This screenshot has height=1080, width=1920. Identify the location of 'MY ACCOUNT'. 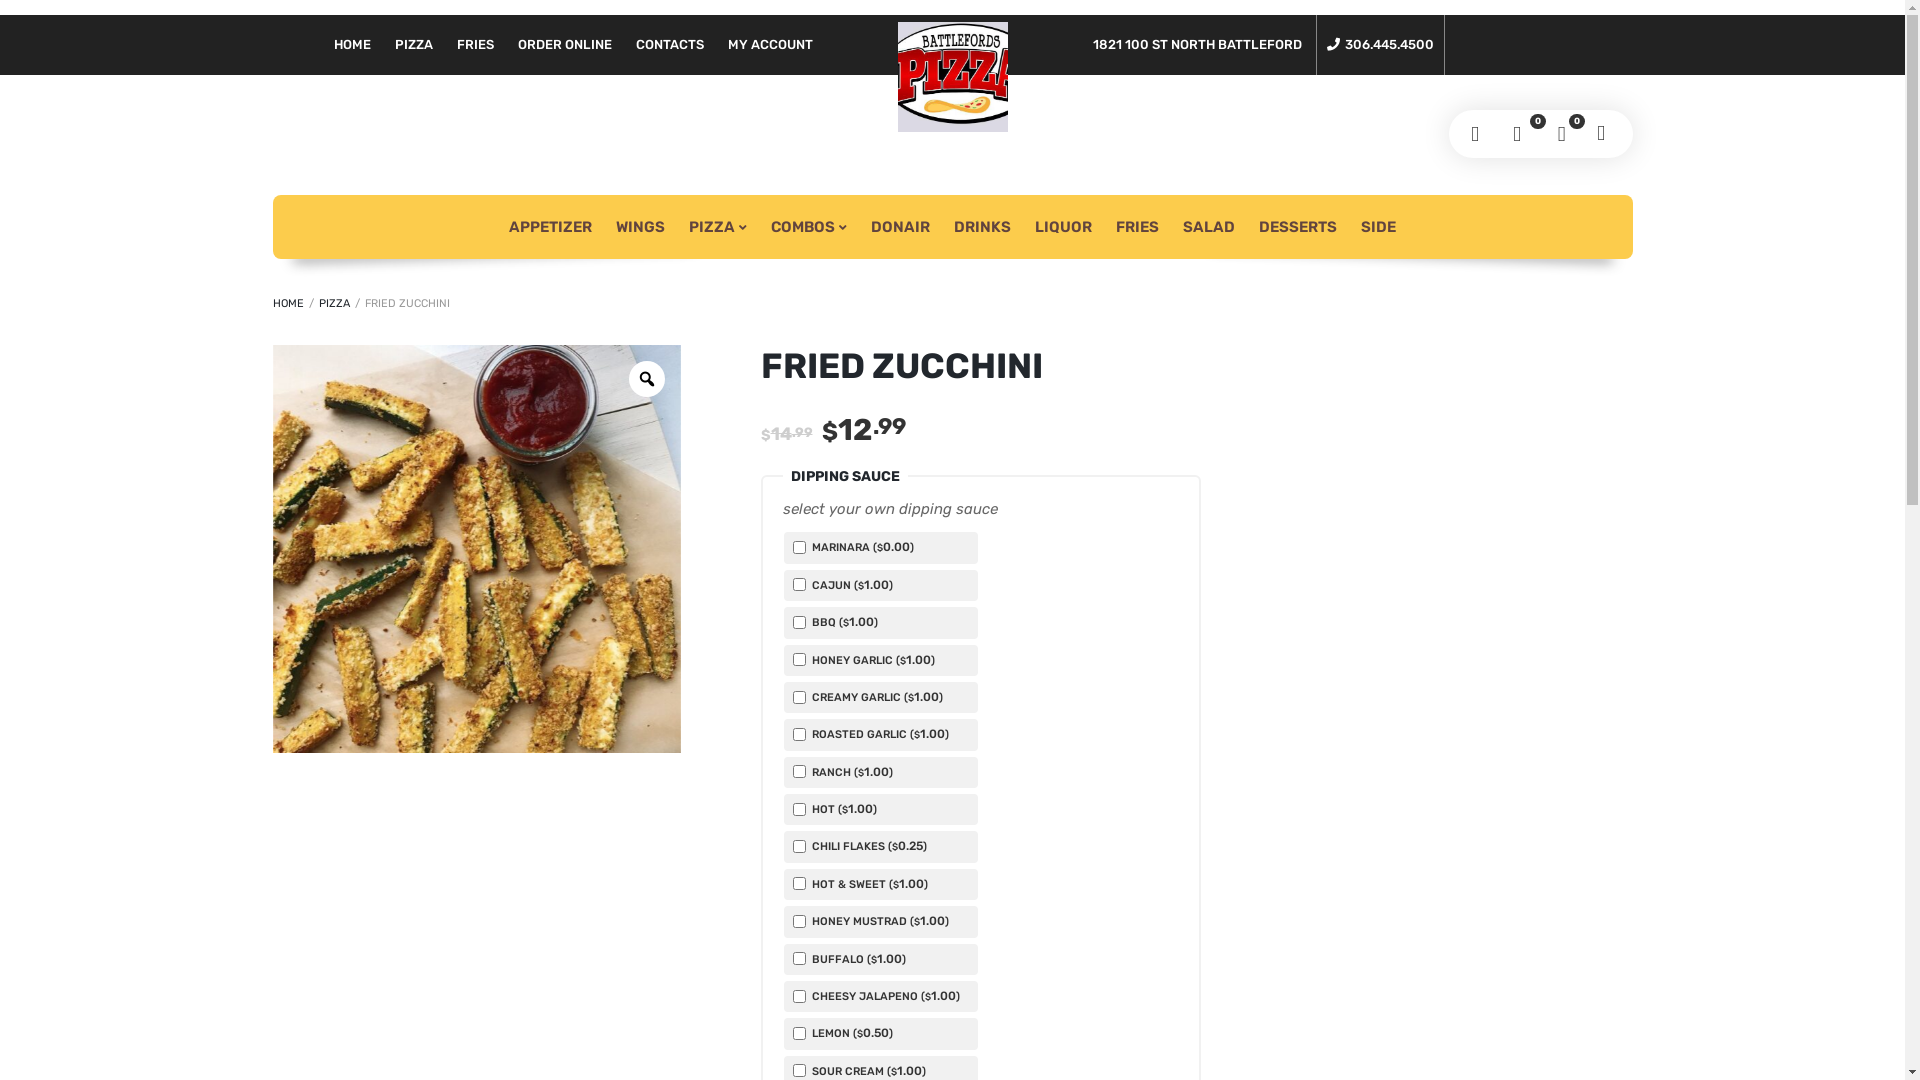
(769, 45).